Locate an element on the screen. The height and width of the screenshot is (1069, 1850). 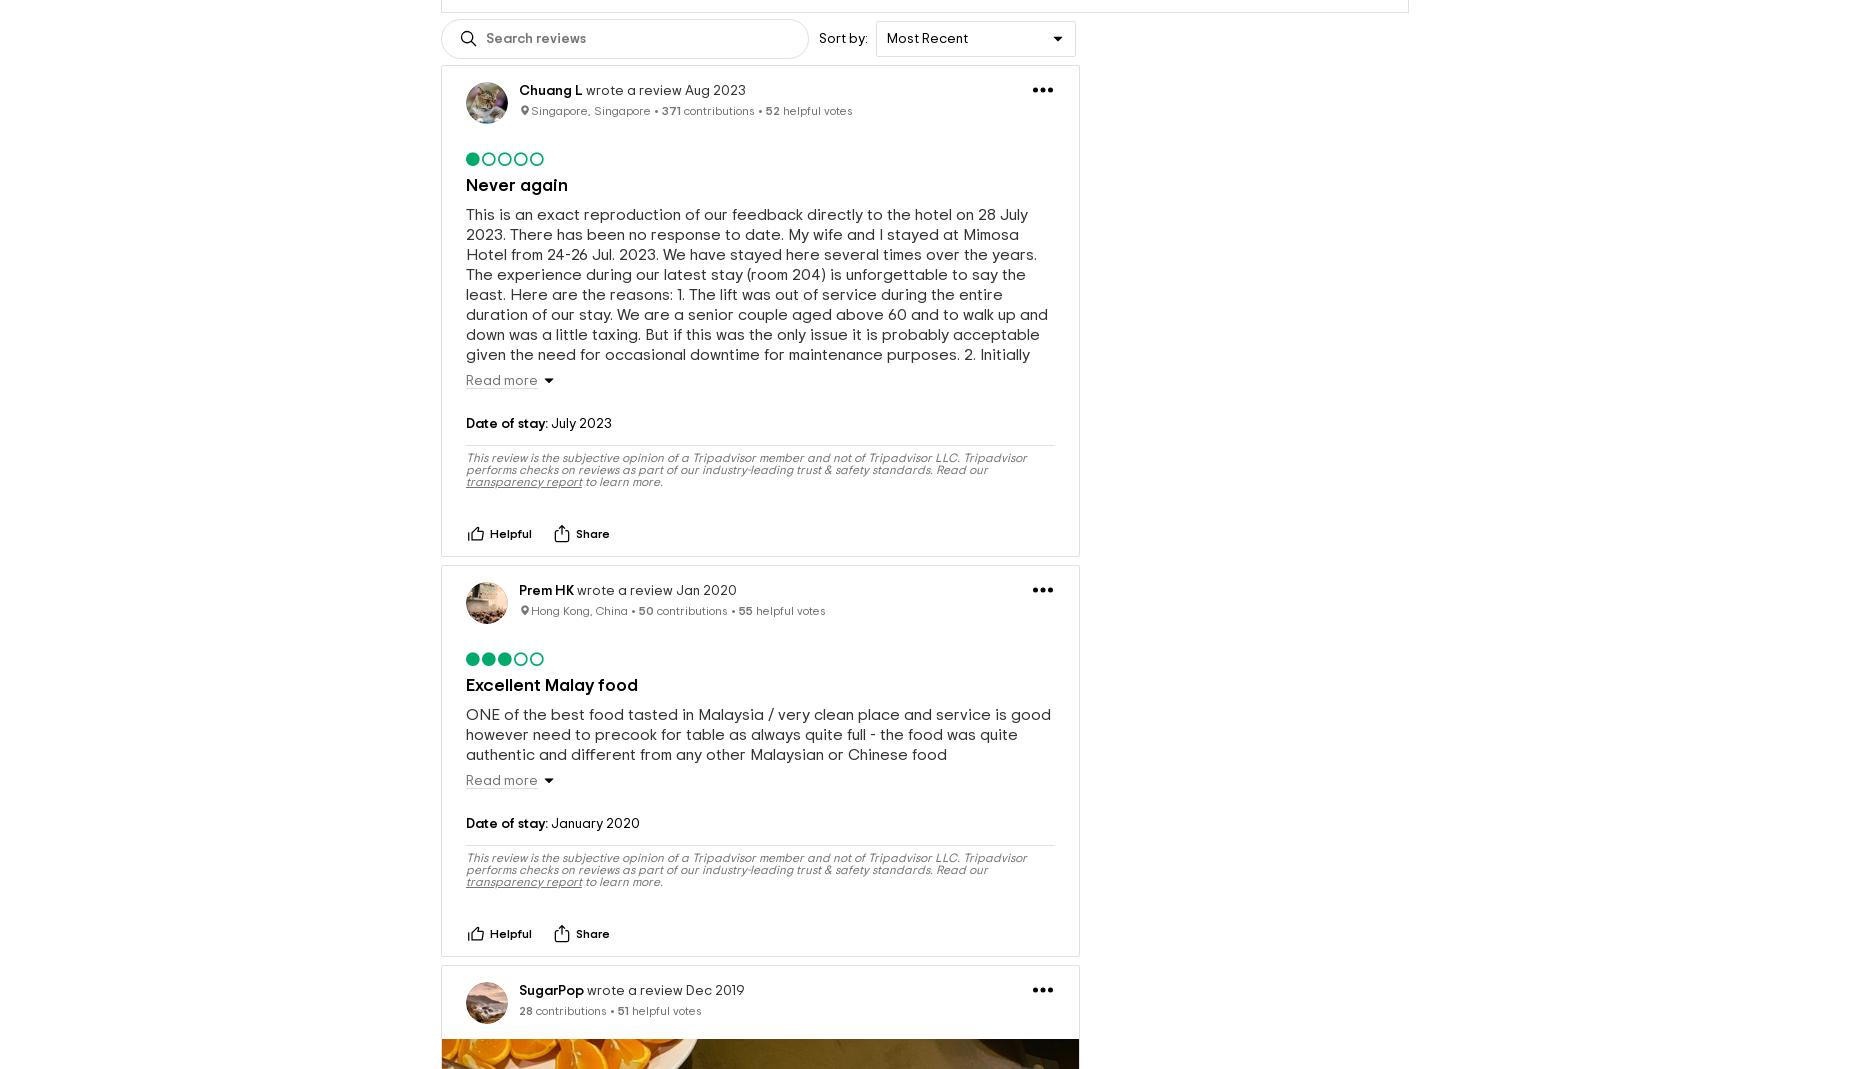
'Never again' is located at coordinates (517, 185).